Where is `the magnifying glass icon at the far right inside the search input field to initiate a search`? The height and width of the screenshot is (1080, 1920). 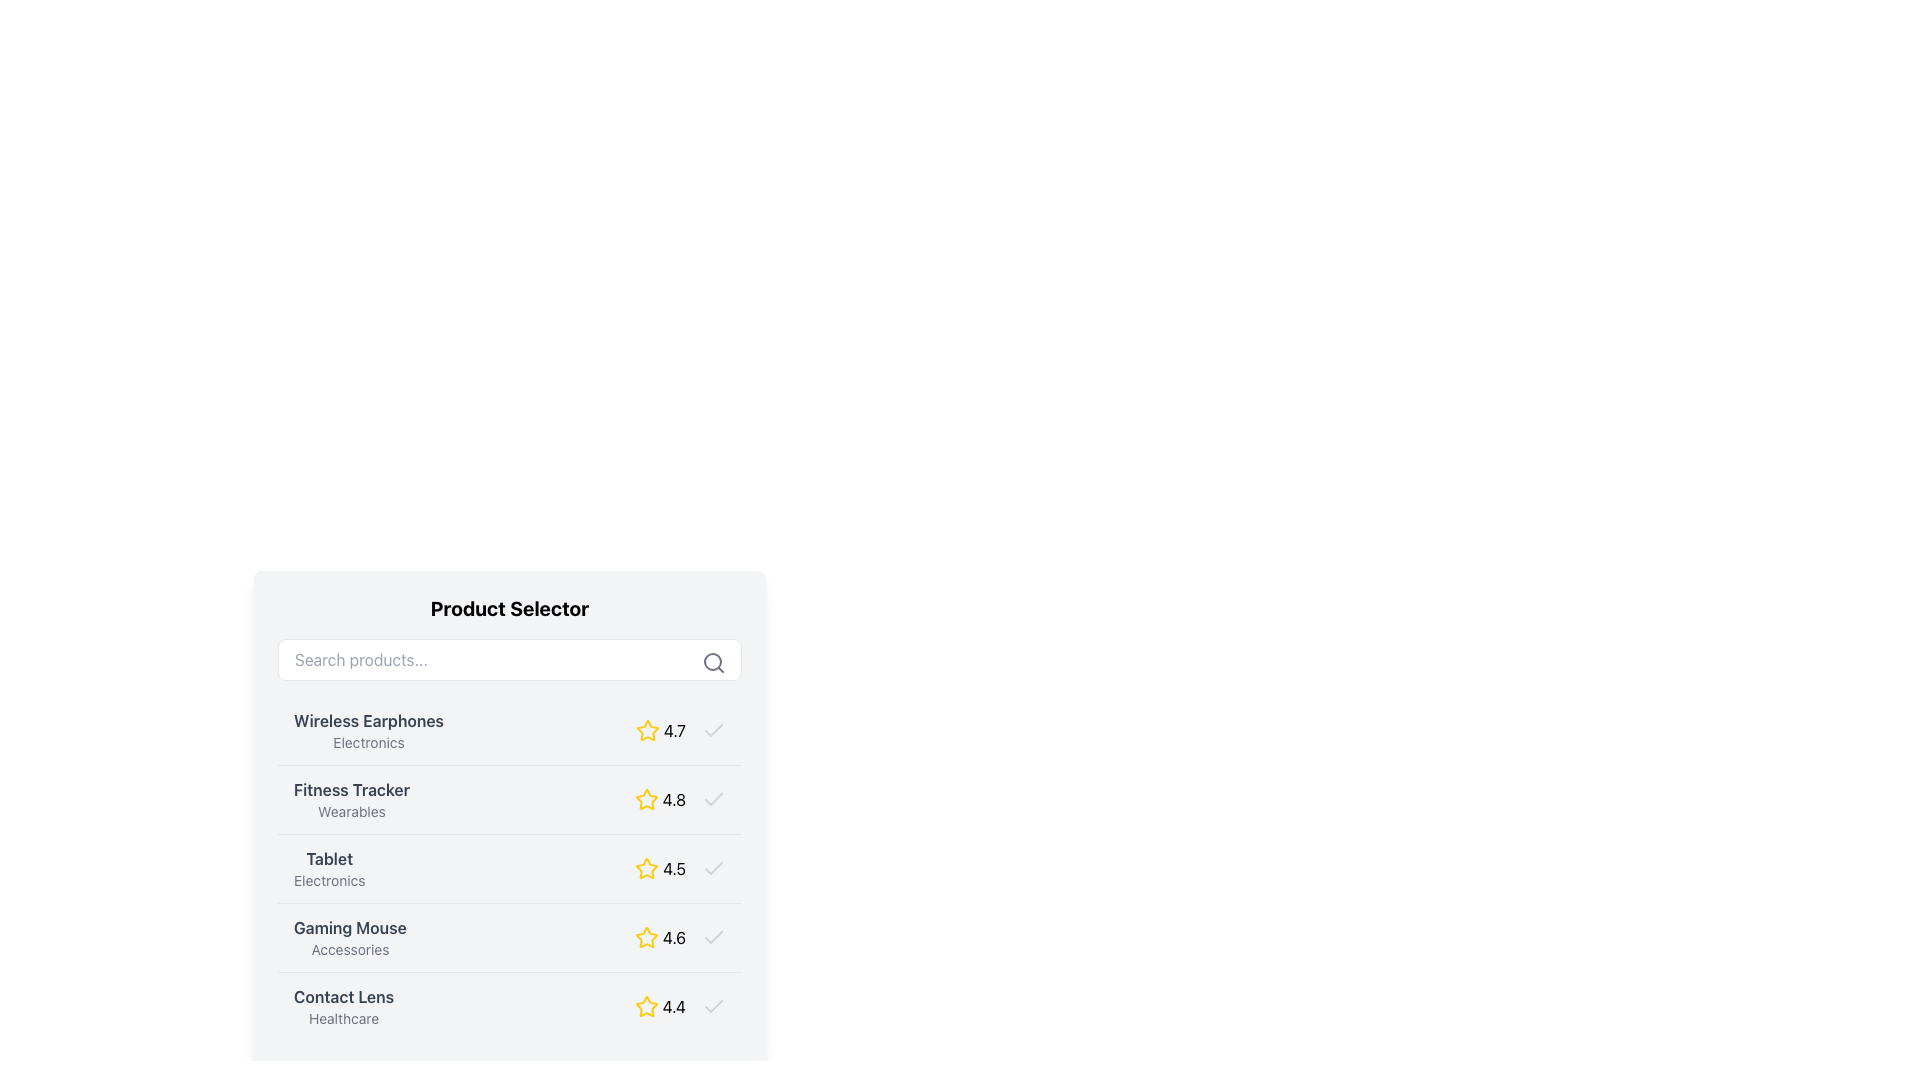
the magnifying glass icon at the far right inside the search input field to initiate a search is located at coordinates (714, 663).